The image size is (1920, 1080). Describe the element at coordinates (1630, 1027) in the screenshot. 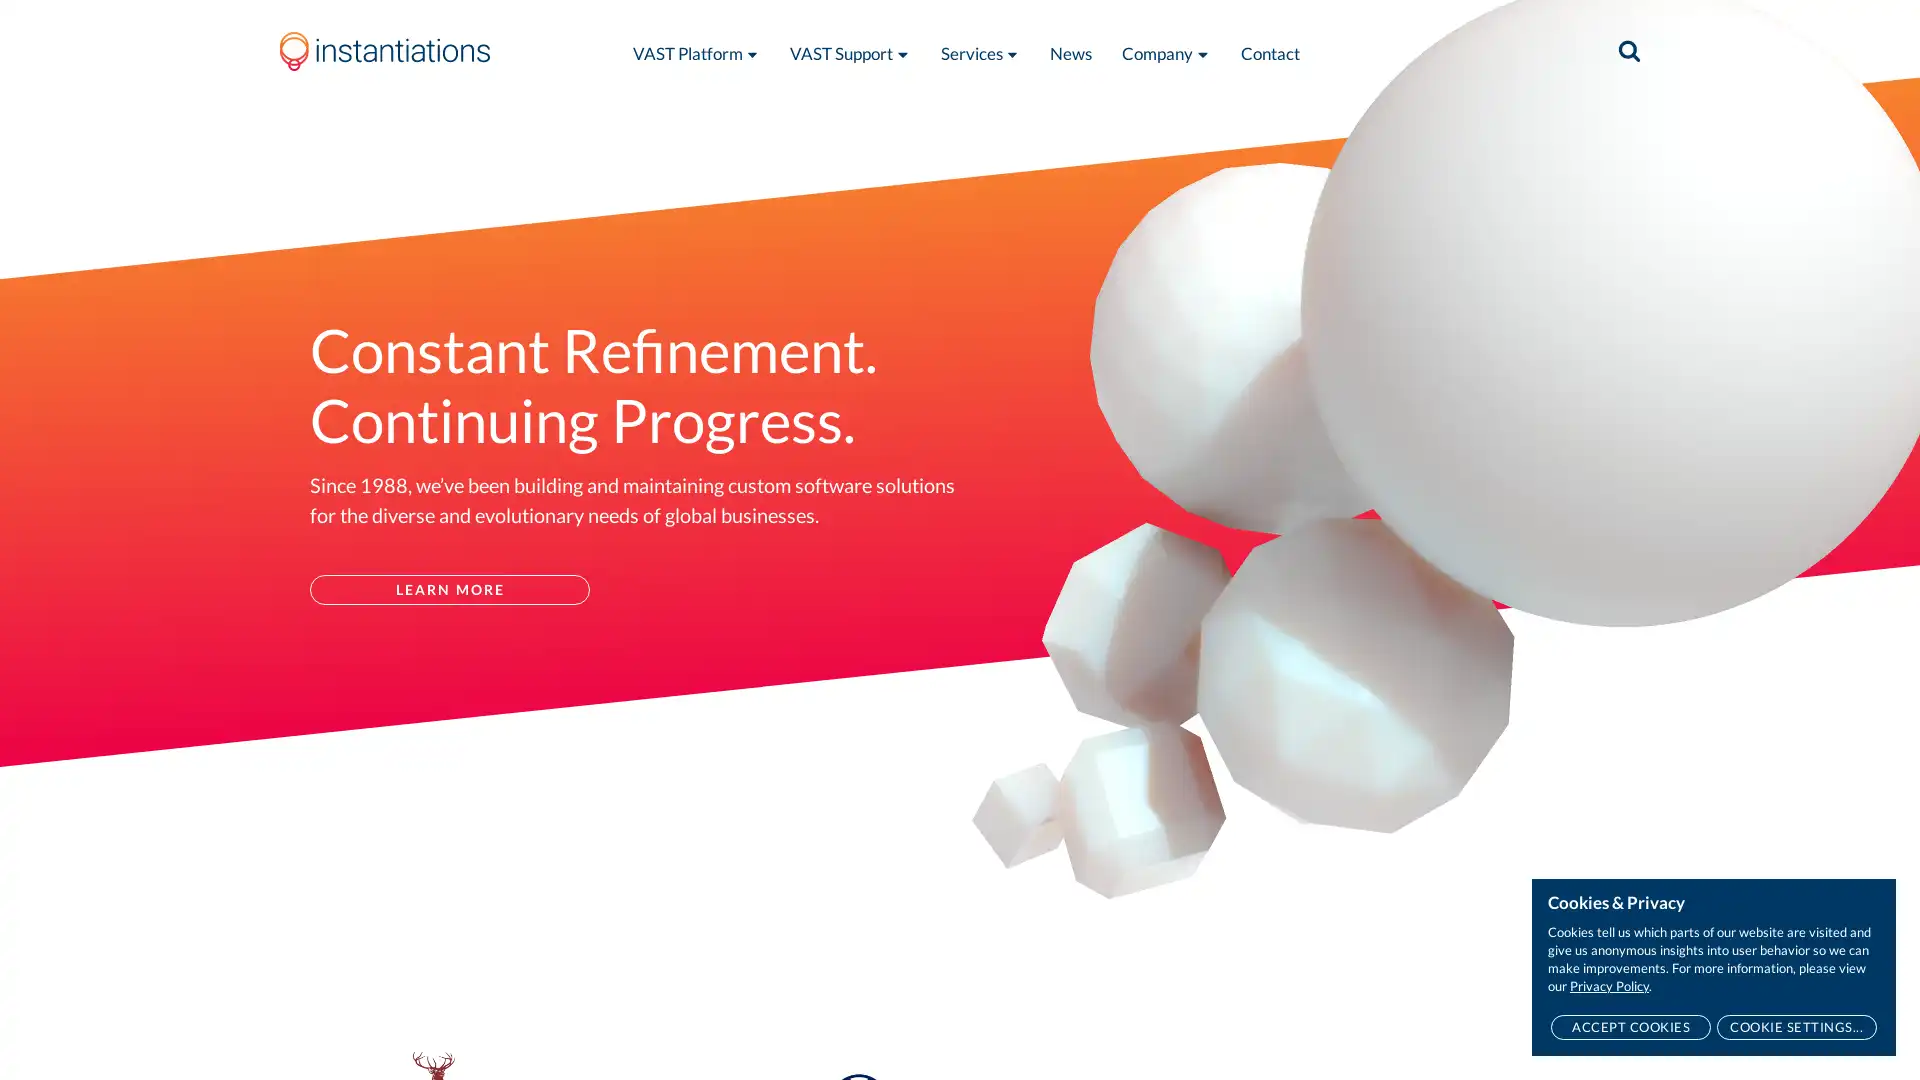

I see `ACCEPT COOKIES` at that location.